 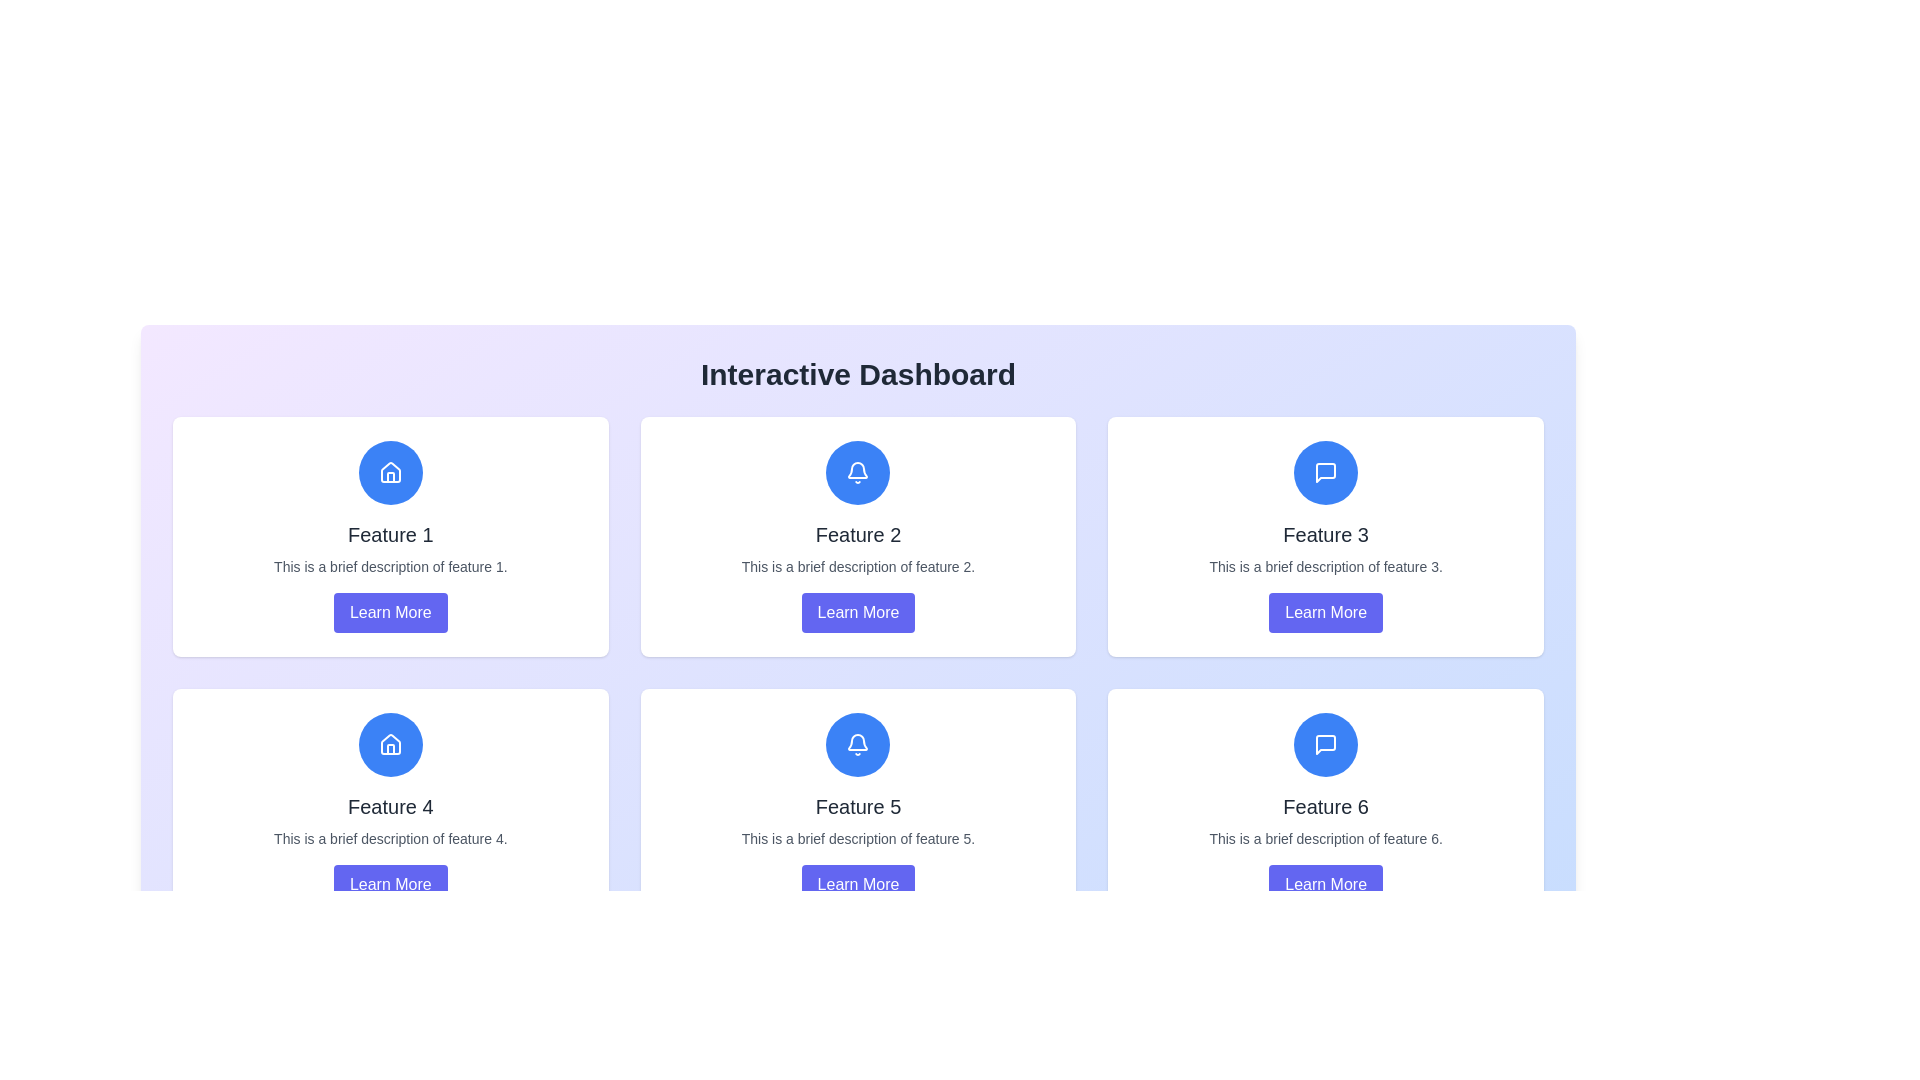 What do you see at coordinates (1326, 883) in the screenshot?
I see `the 'Learn More' button located in the sixth feature card` at bounding box center [1326, 883].